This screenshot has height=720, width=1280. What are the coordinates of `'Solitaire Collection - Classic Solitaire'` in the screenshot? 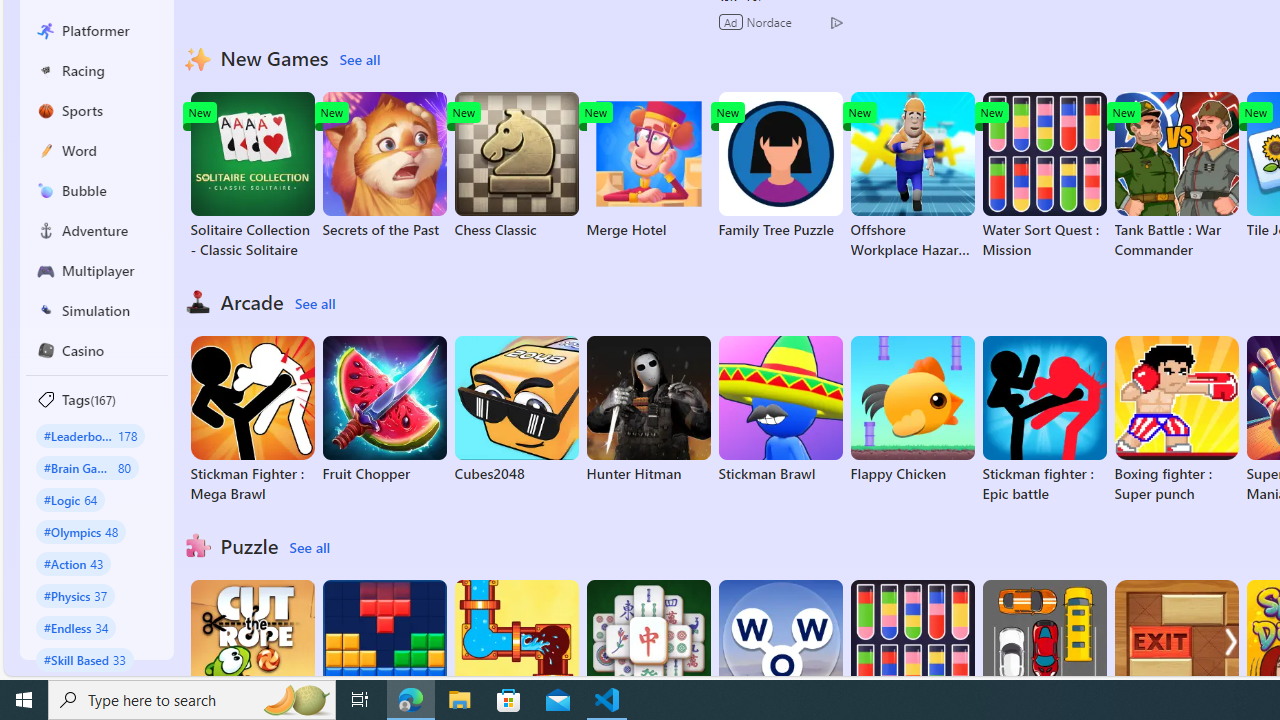 It's located at (251, 175).